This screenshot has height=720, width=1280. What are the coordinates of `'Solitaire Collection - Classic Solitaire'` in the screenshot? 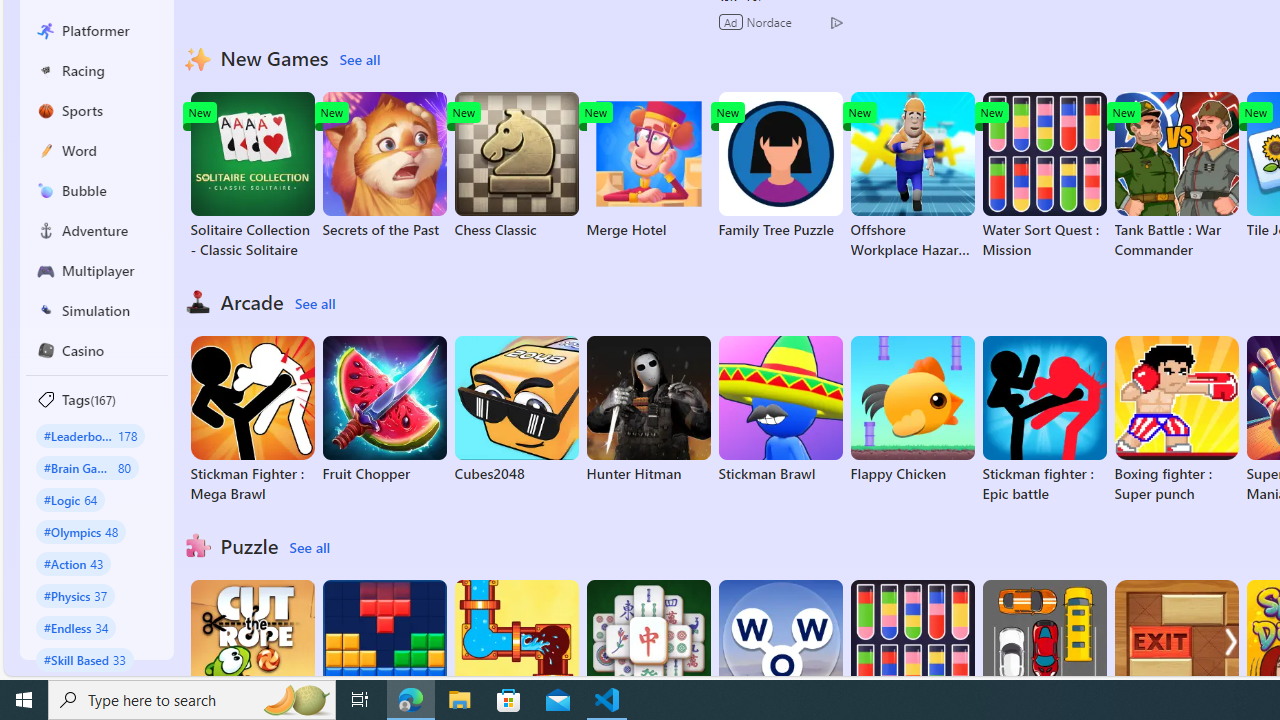 It's located at (251, 175).